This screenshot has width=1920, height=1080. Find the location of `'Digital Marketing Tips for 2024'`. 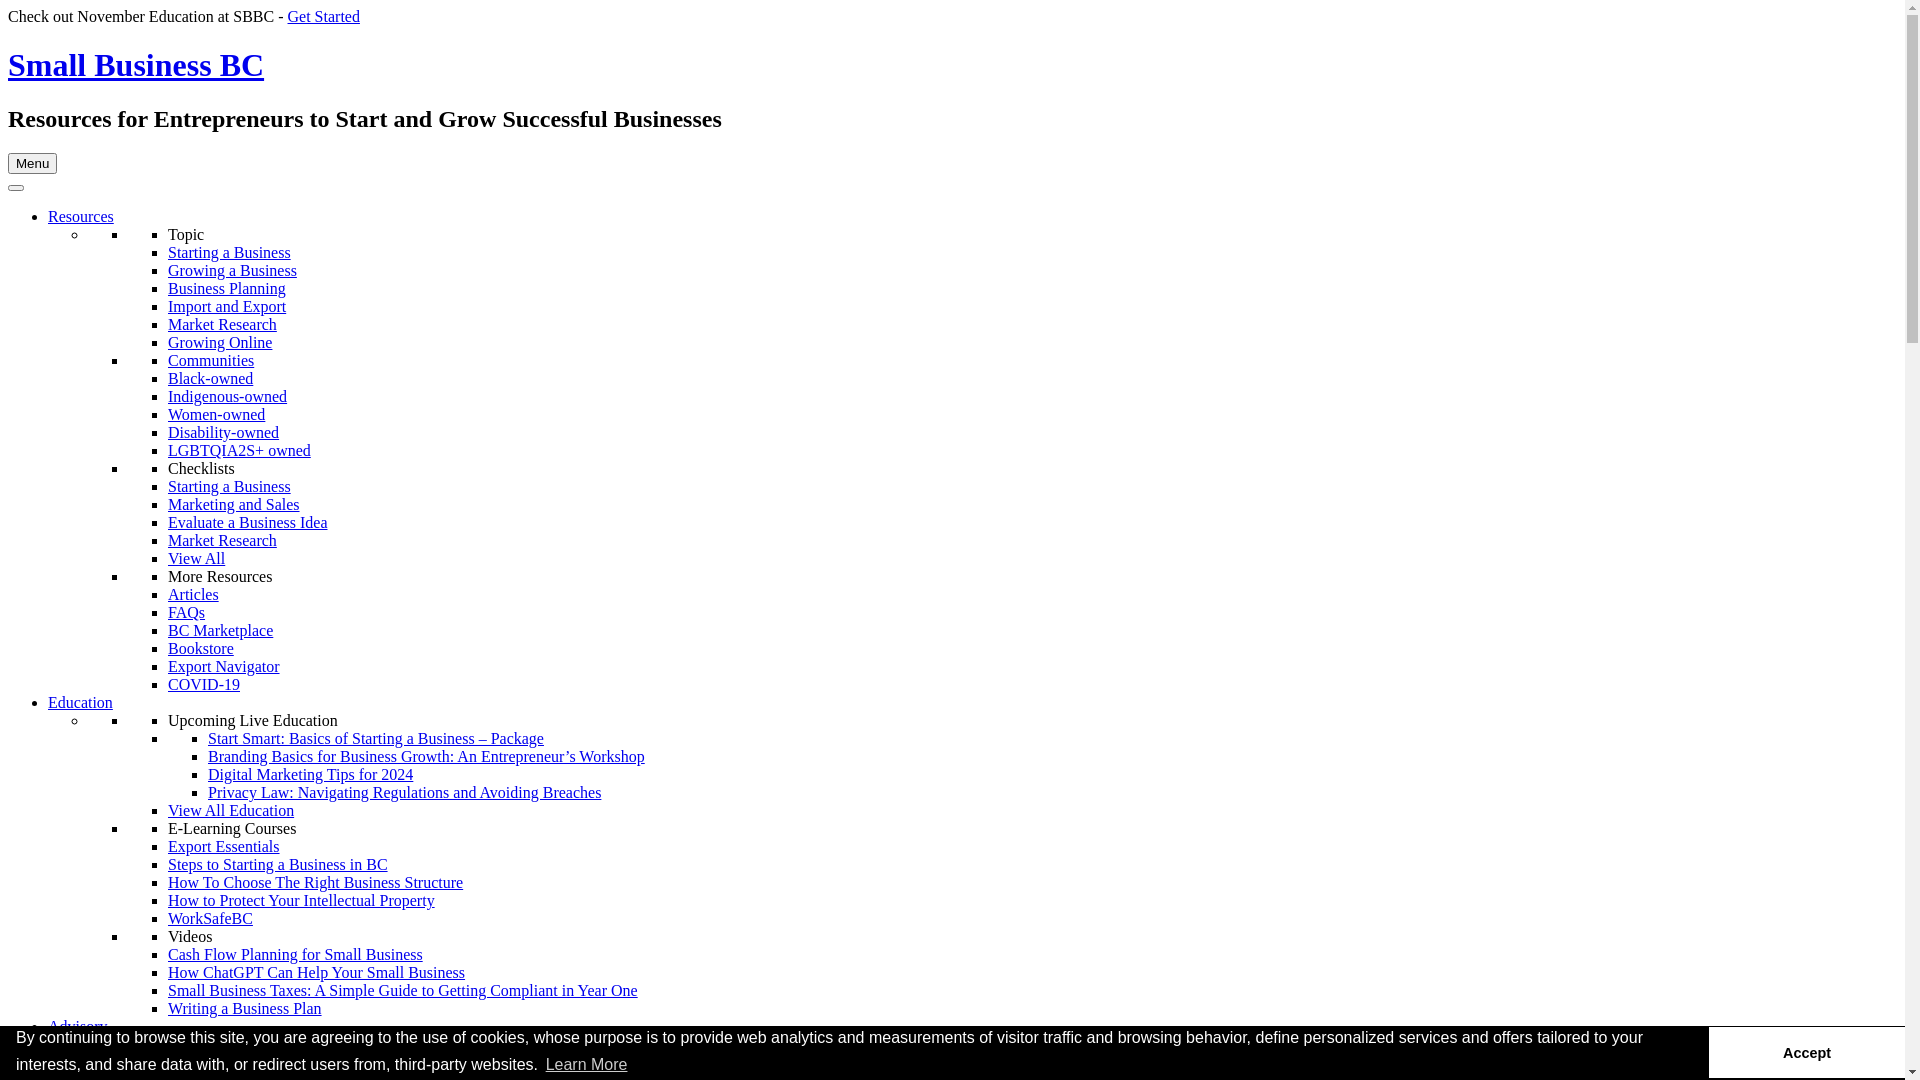

'Digital Marketing Tips for 2024' is located at coordinates (309, 773).